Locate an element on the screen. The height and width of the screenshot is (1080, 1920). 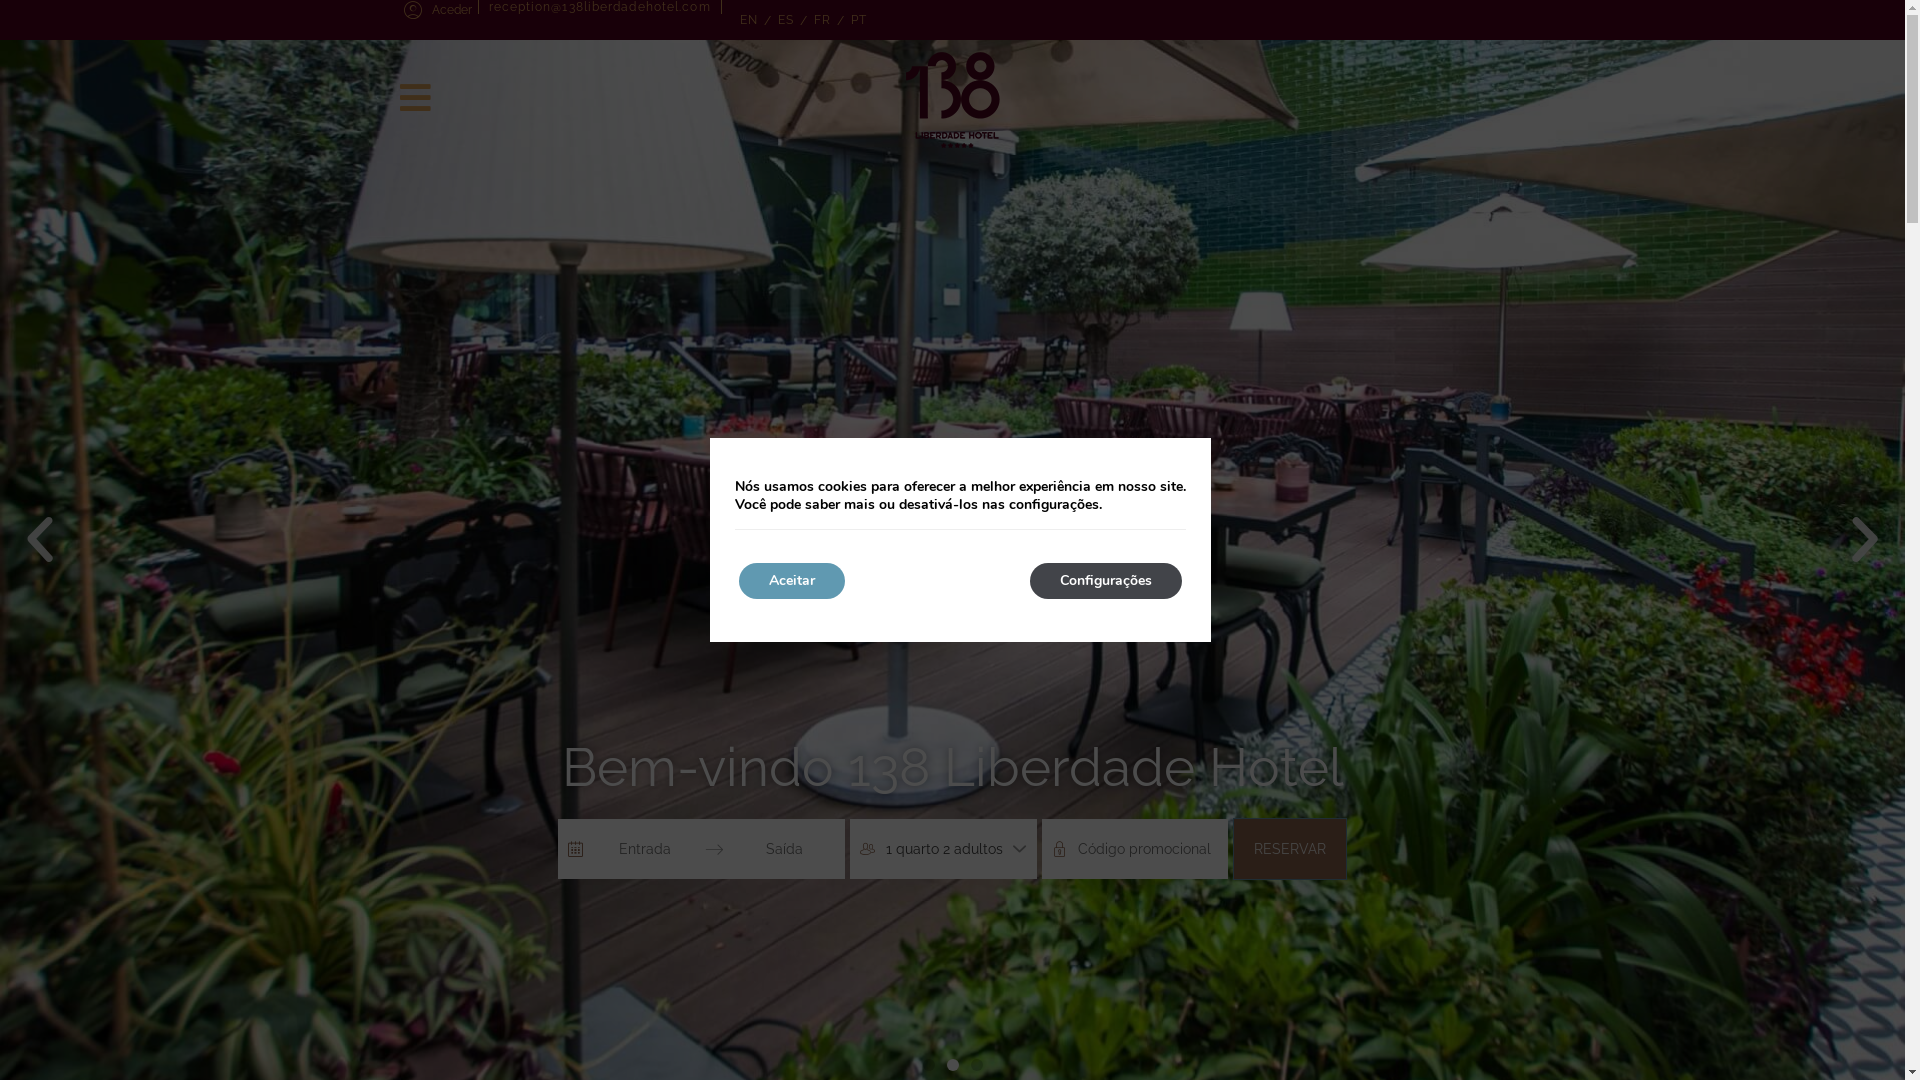
'reception@138liberdadehotel.com' is located at coordinates (598, 7).